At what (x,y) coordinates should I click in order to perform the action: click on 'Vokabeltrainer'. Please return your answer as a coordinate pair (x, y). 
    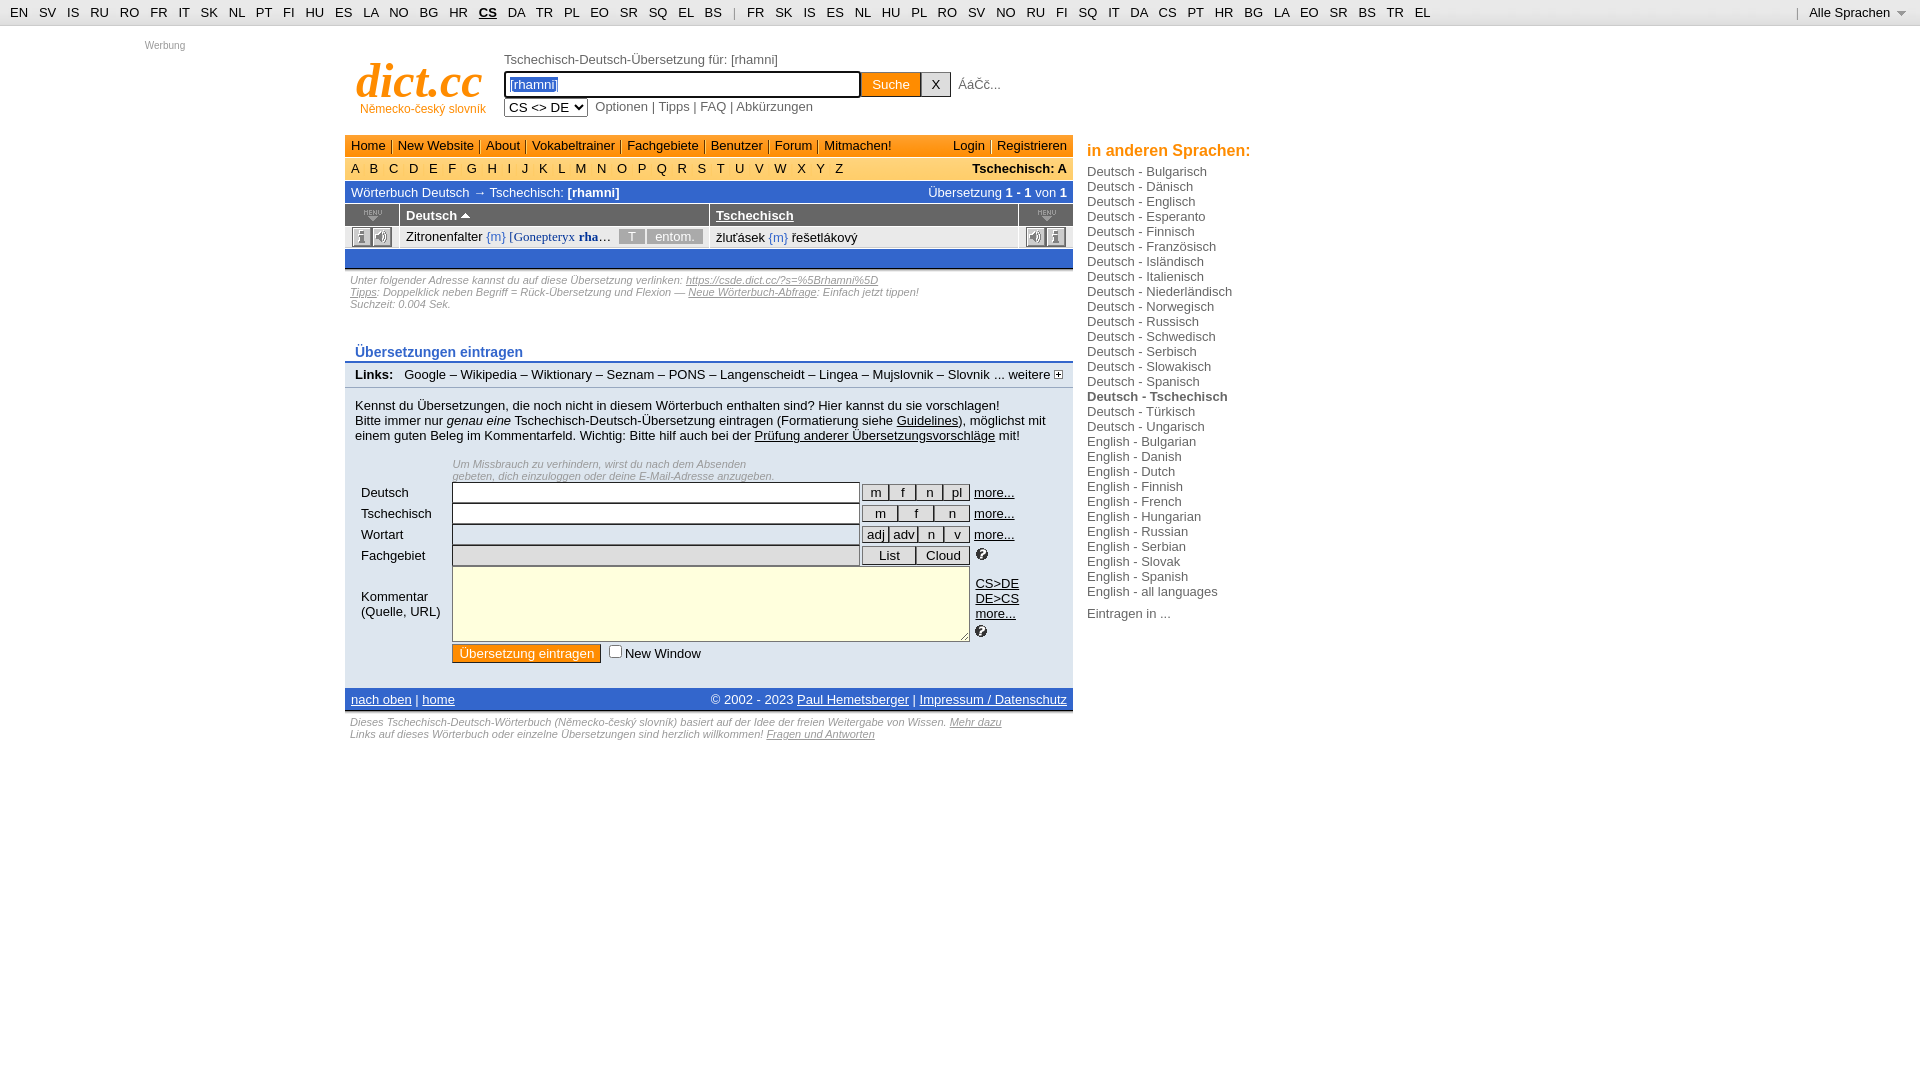
    Looking at the image, I should click on (532, 144).